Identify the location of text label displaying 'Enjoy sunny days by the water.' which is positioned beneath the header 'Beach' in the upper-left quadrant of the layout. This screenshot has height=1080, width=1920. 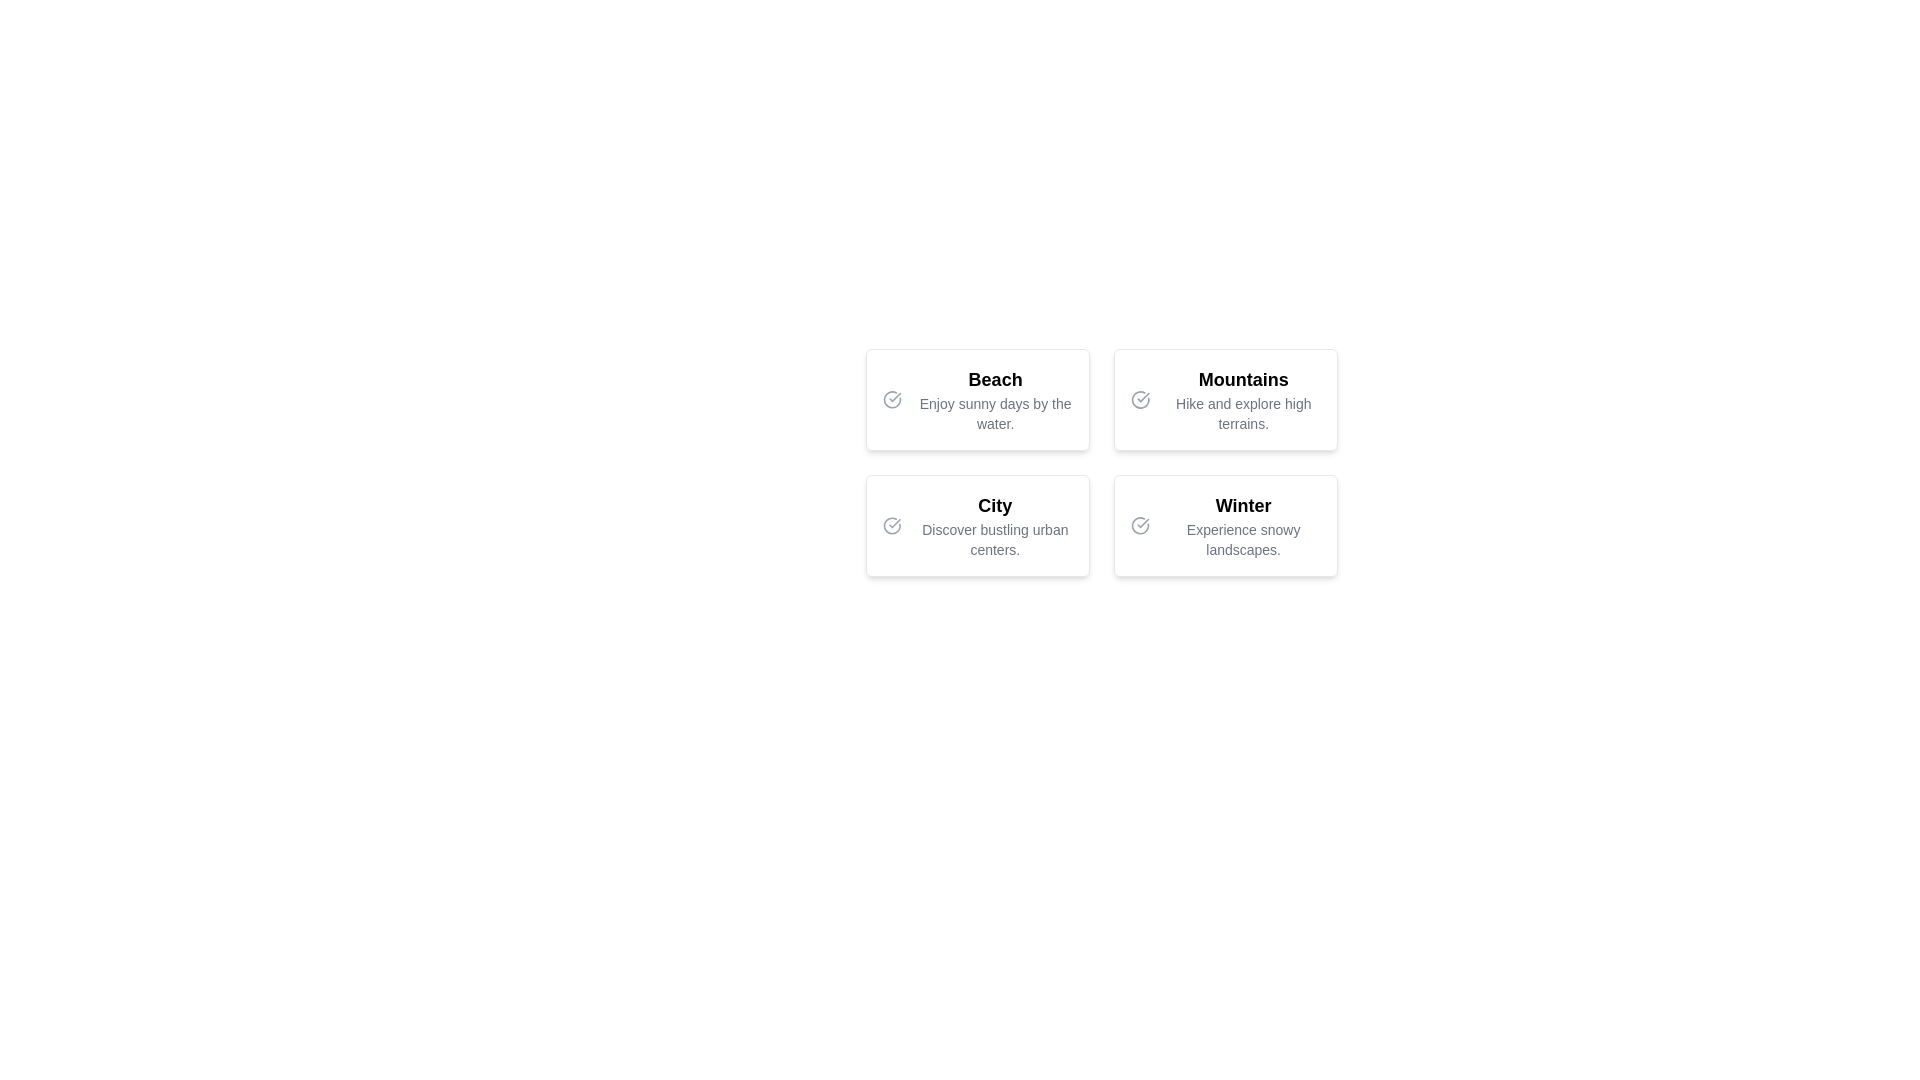
(995, 412).